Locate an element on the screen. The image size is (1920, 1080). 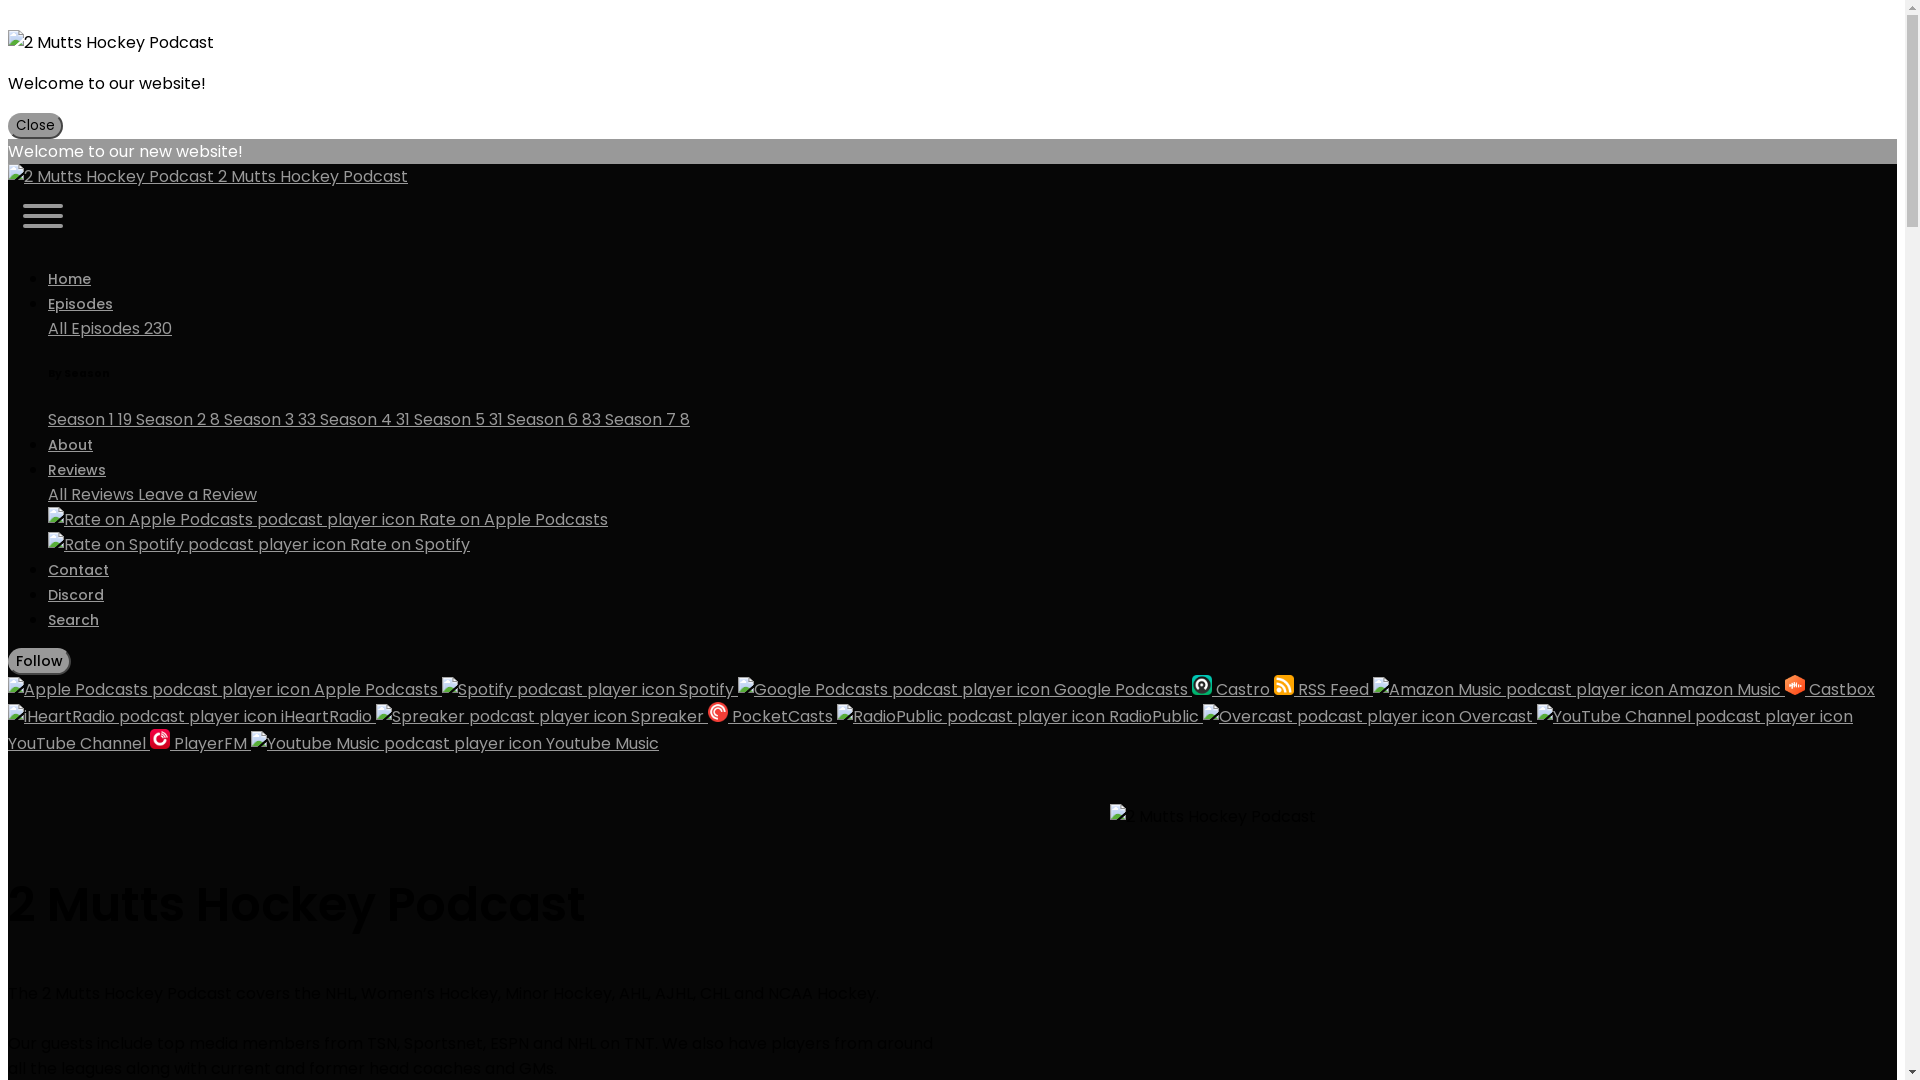
'Season 6 83' is located at coordinates (556, 418).